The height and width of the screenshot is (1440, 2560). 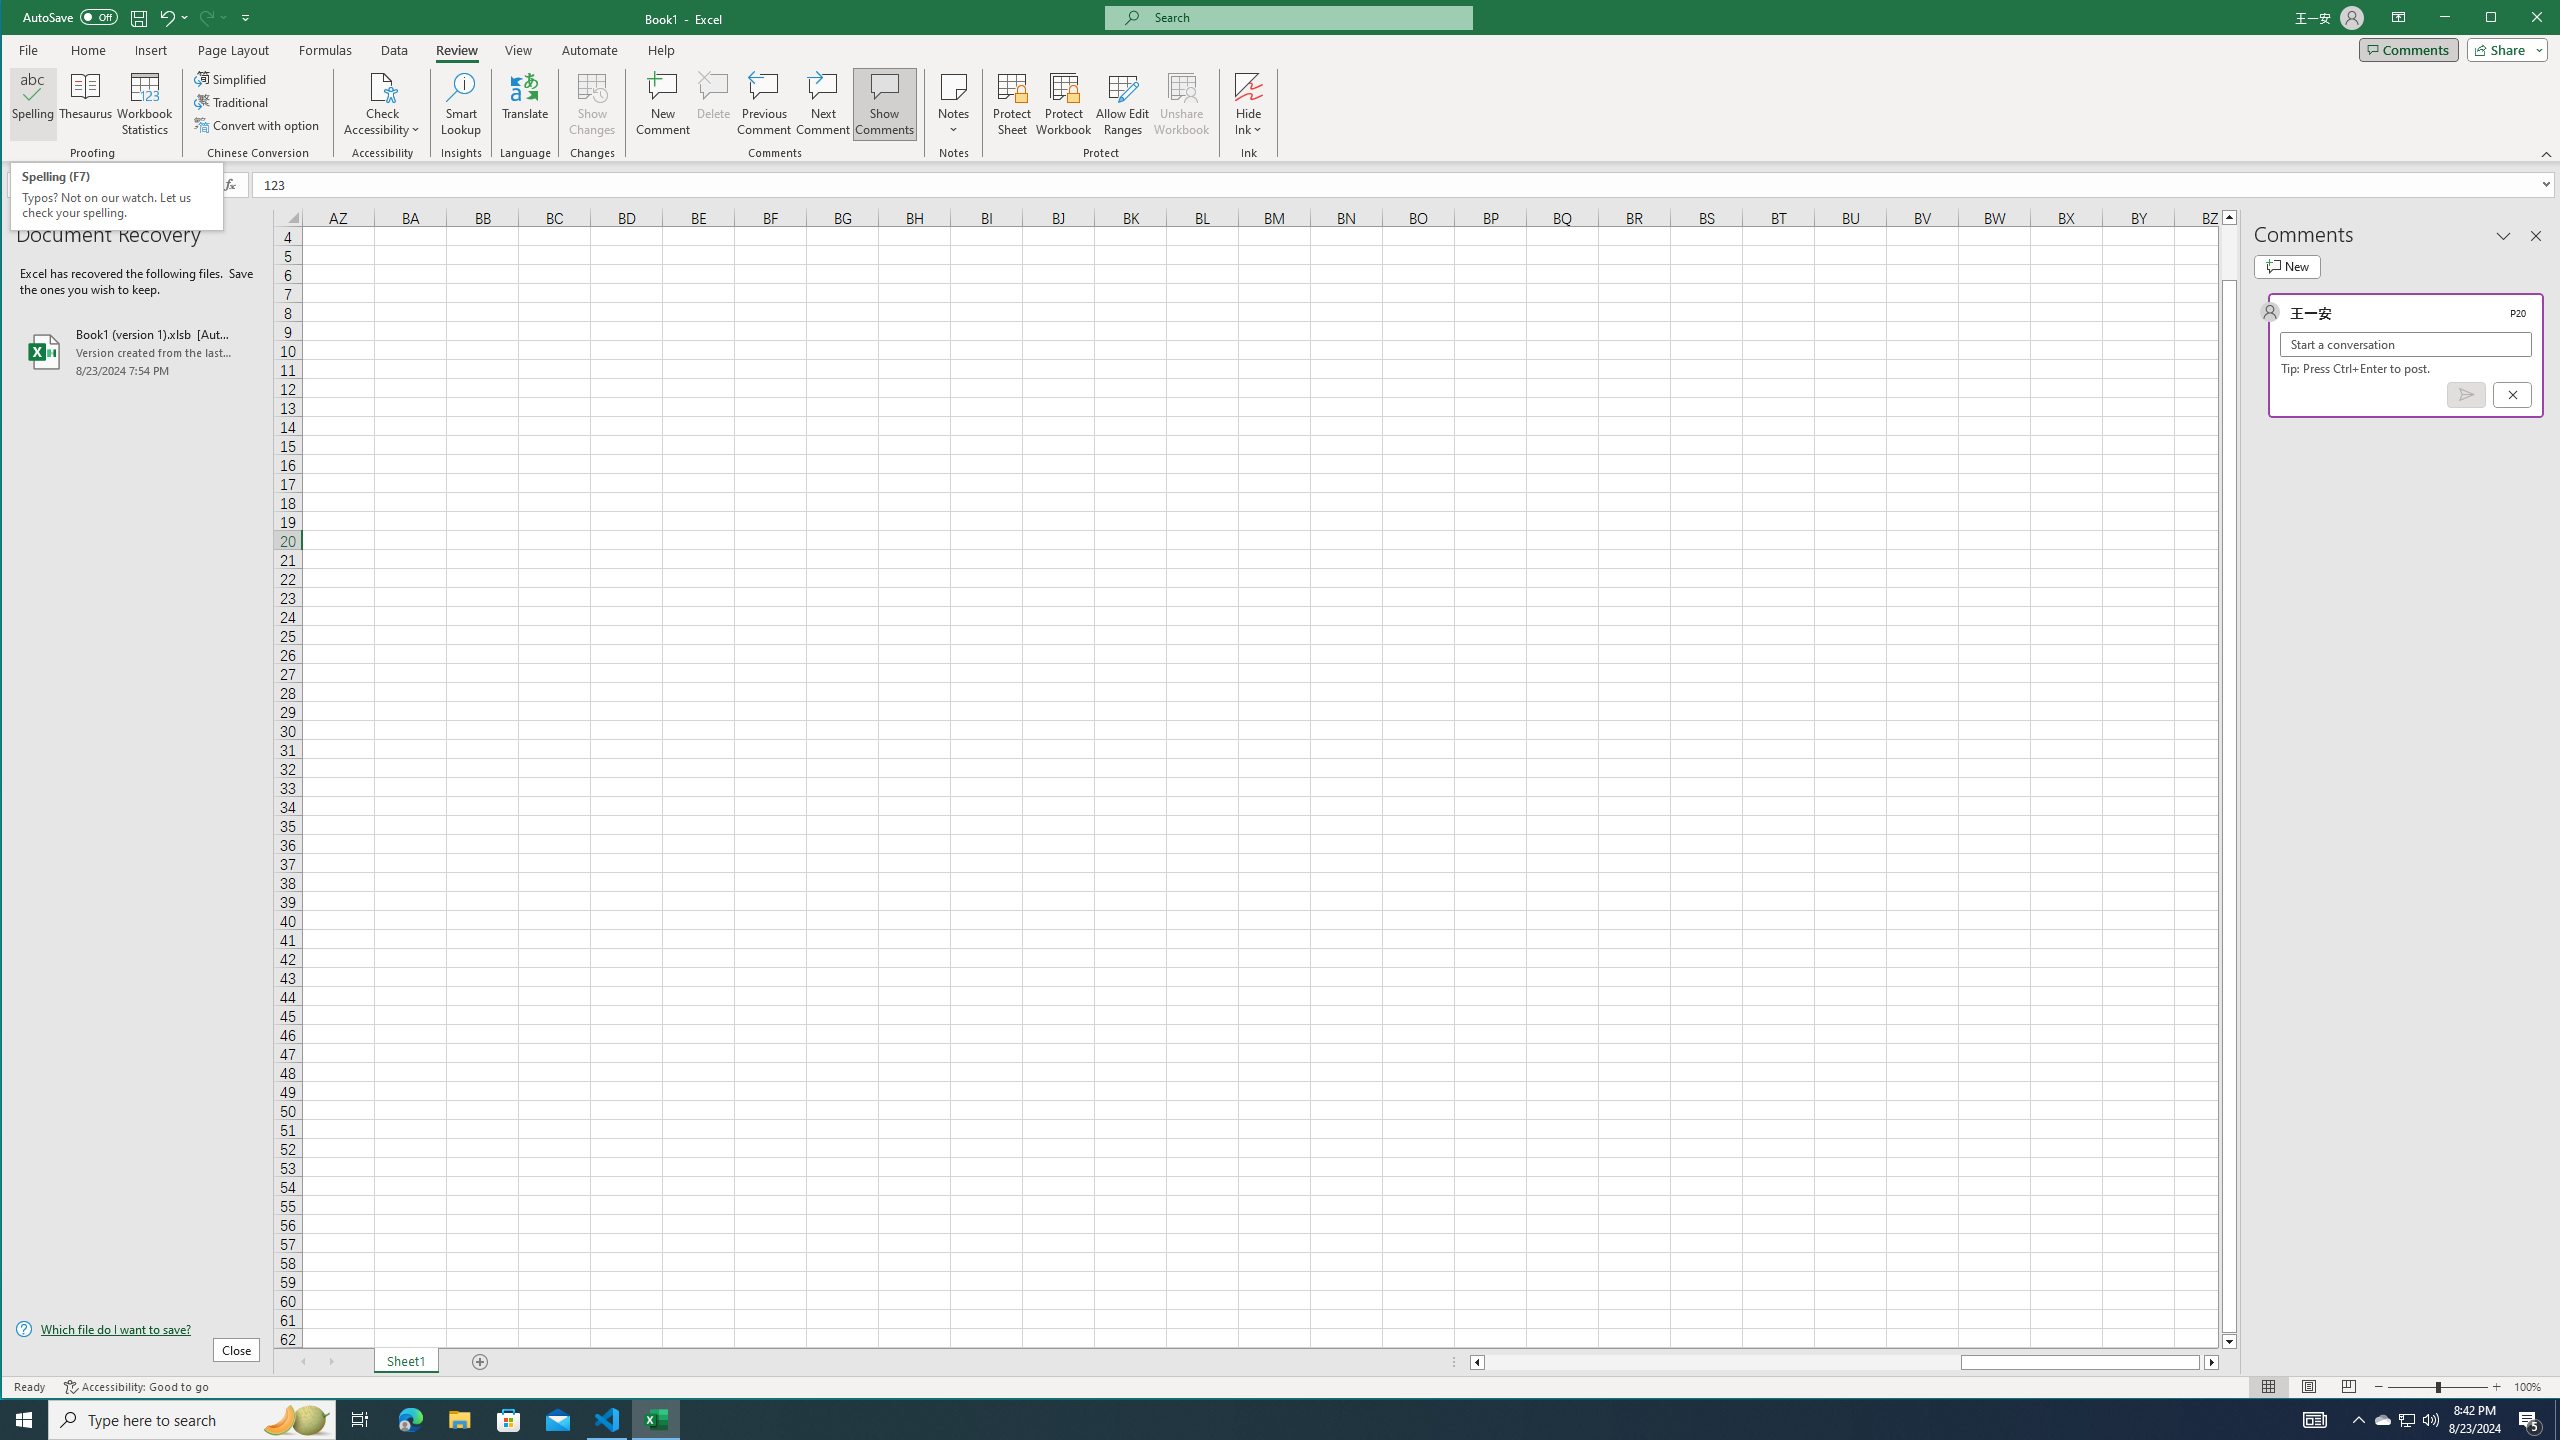 I want to click on 'Page up', so click(x=2229, y=250).